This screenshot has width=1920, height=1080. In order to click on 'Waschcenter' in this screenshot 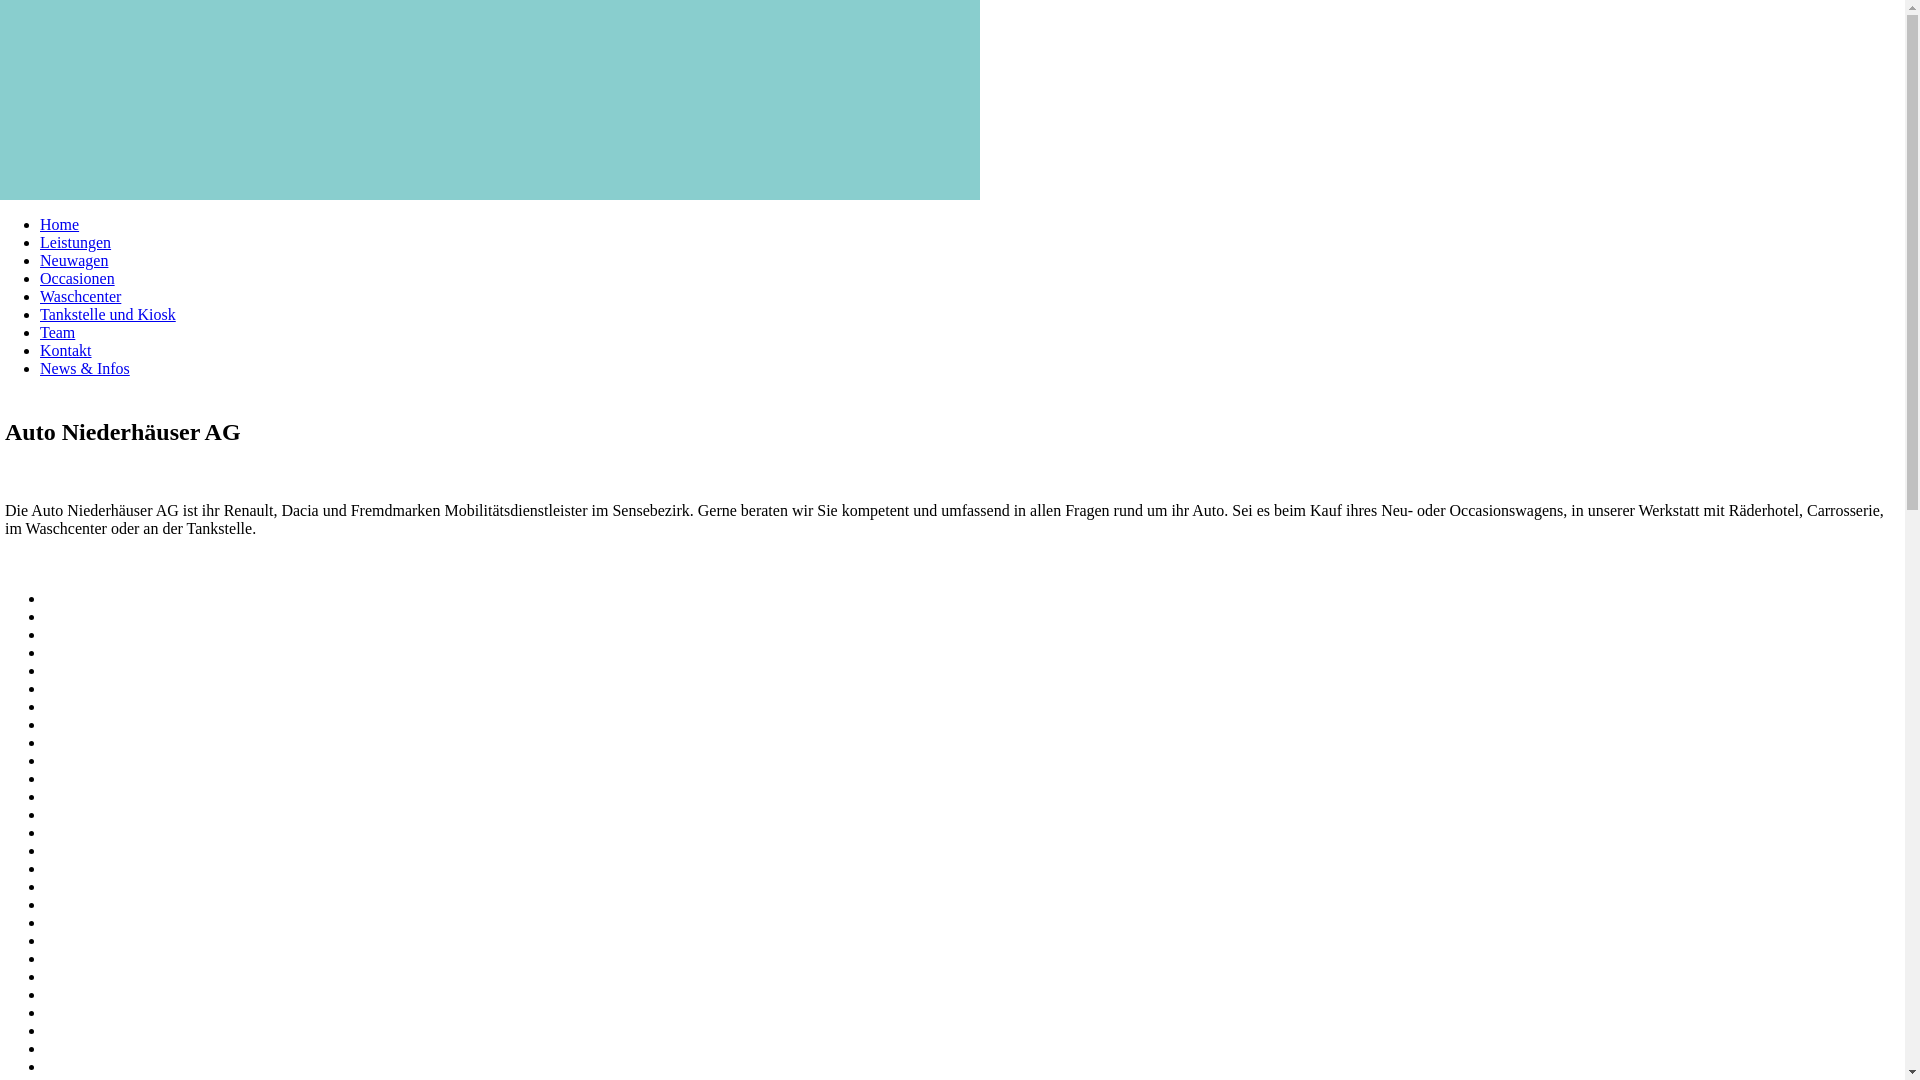, I will do `click(80, 296)`.